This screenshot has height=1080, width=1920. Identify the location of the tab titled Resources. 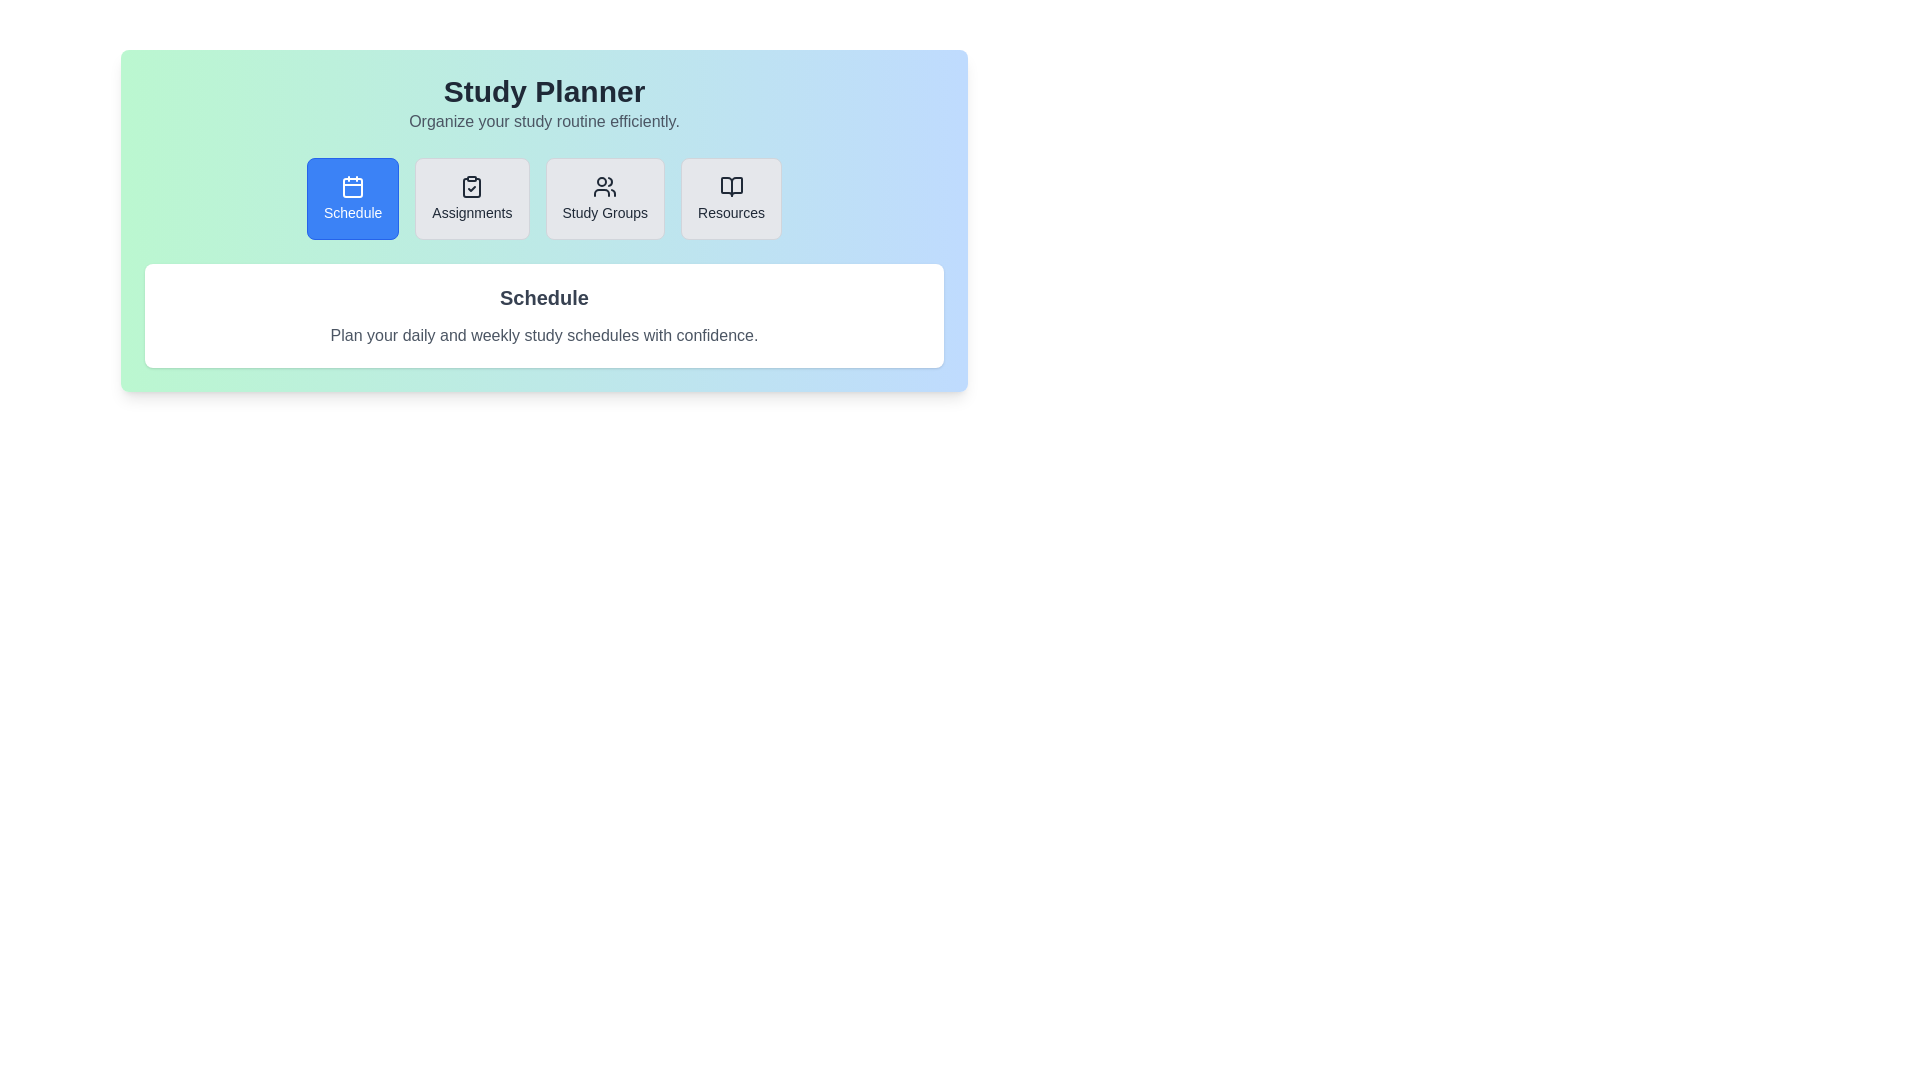
(729, 199).